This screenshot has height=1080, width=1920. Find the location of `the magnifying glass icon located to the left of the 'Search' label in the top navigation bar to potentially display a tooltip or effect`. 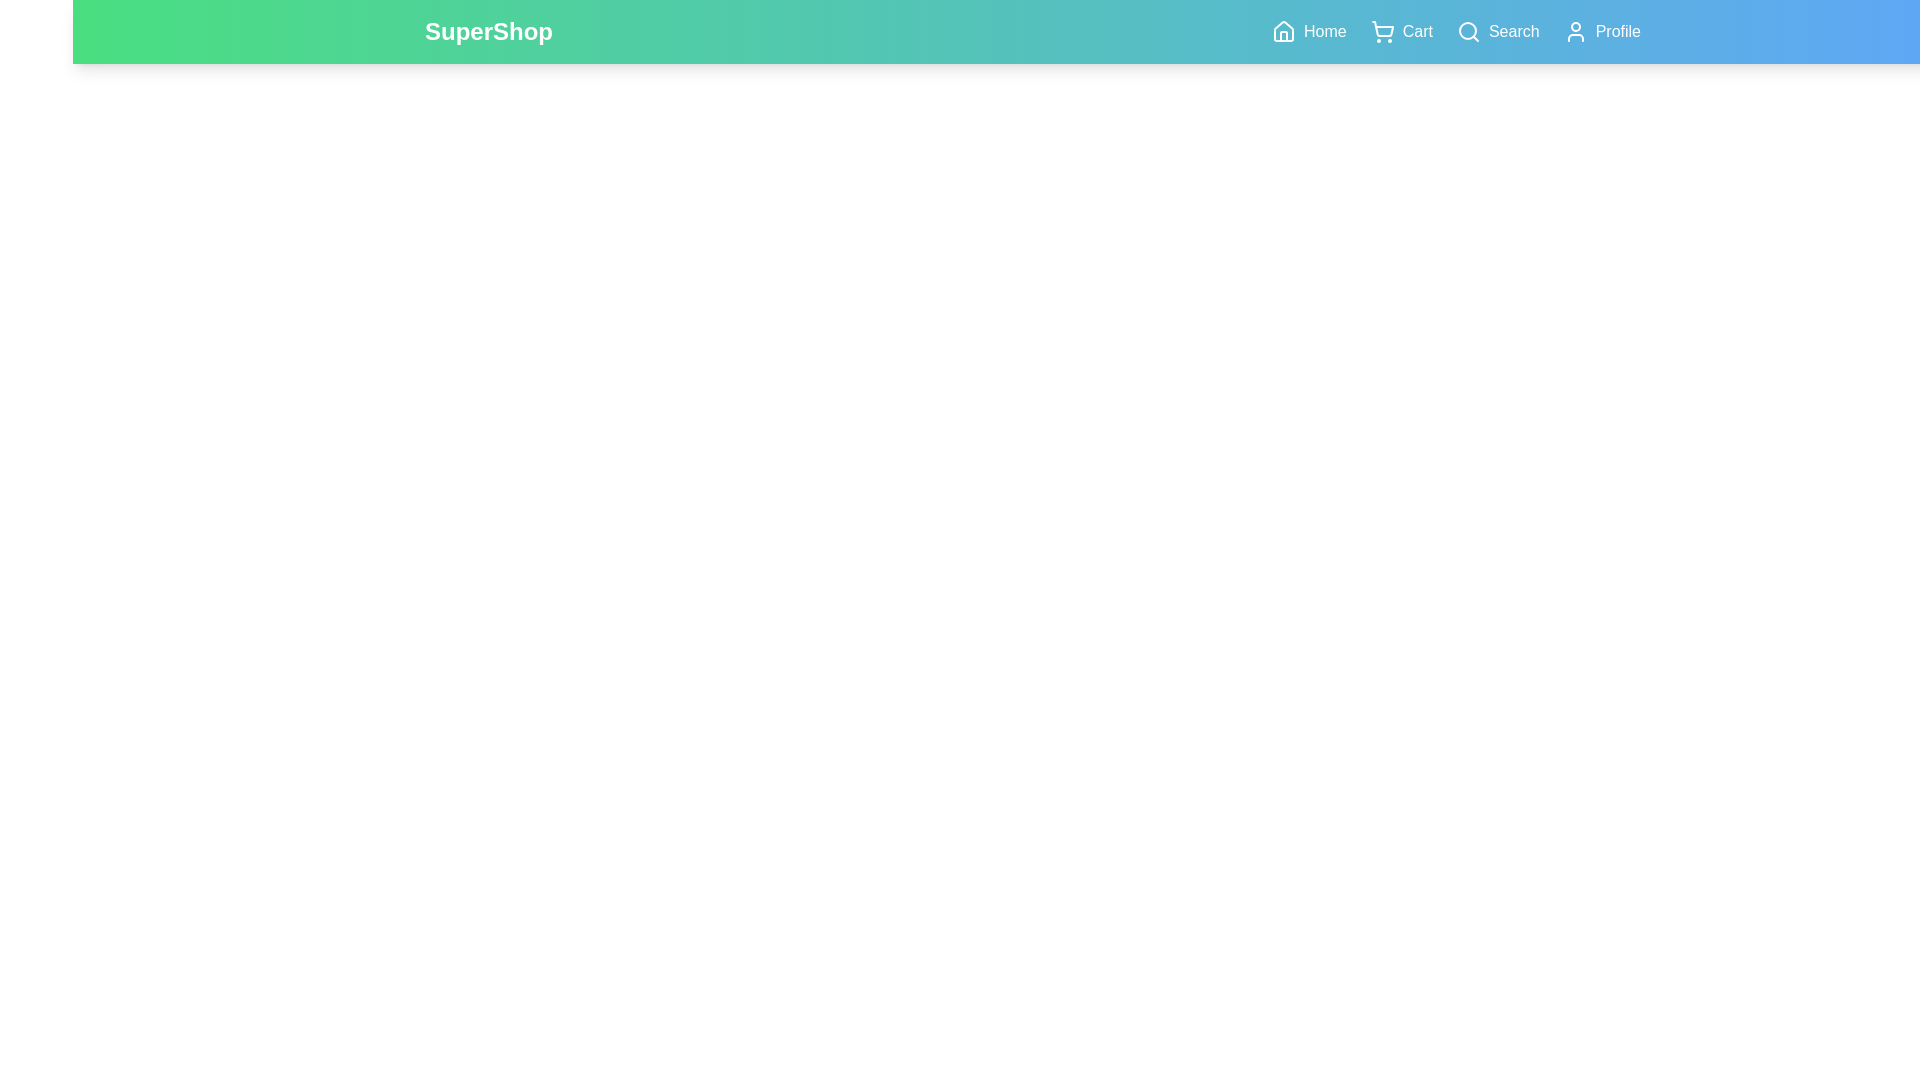

the magnifying glass icon located to the left of the 'Search' label in the top navigation bar to potentially display a tooltip or effect is located at coordinates (1468, 31).